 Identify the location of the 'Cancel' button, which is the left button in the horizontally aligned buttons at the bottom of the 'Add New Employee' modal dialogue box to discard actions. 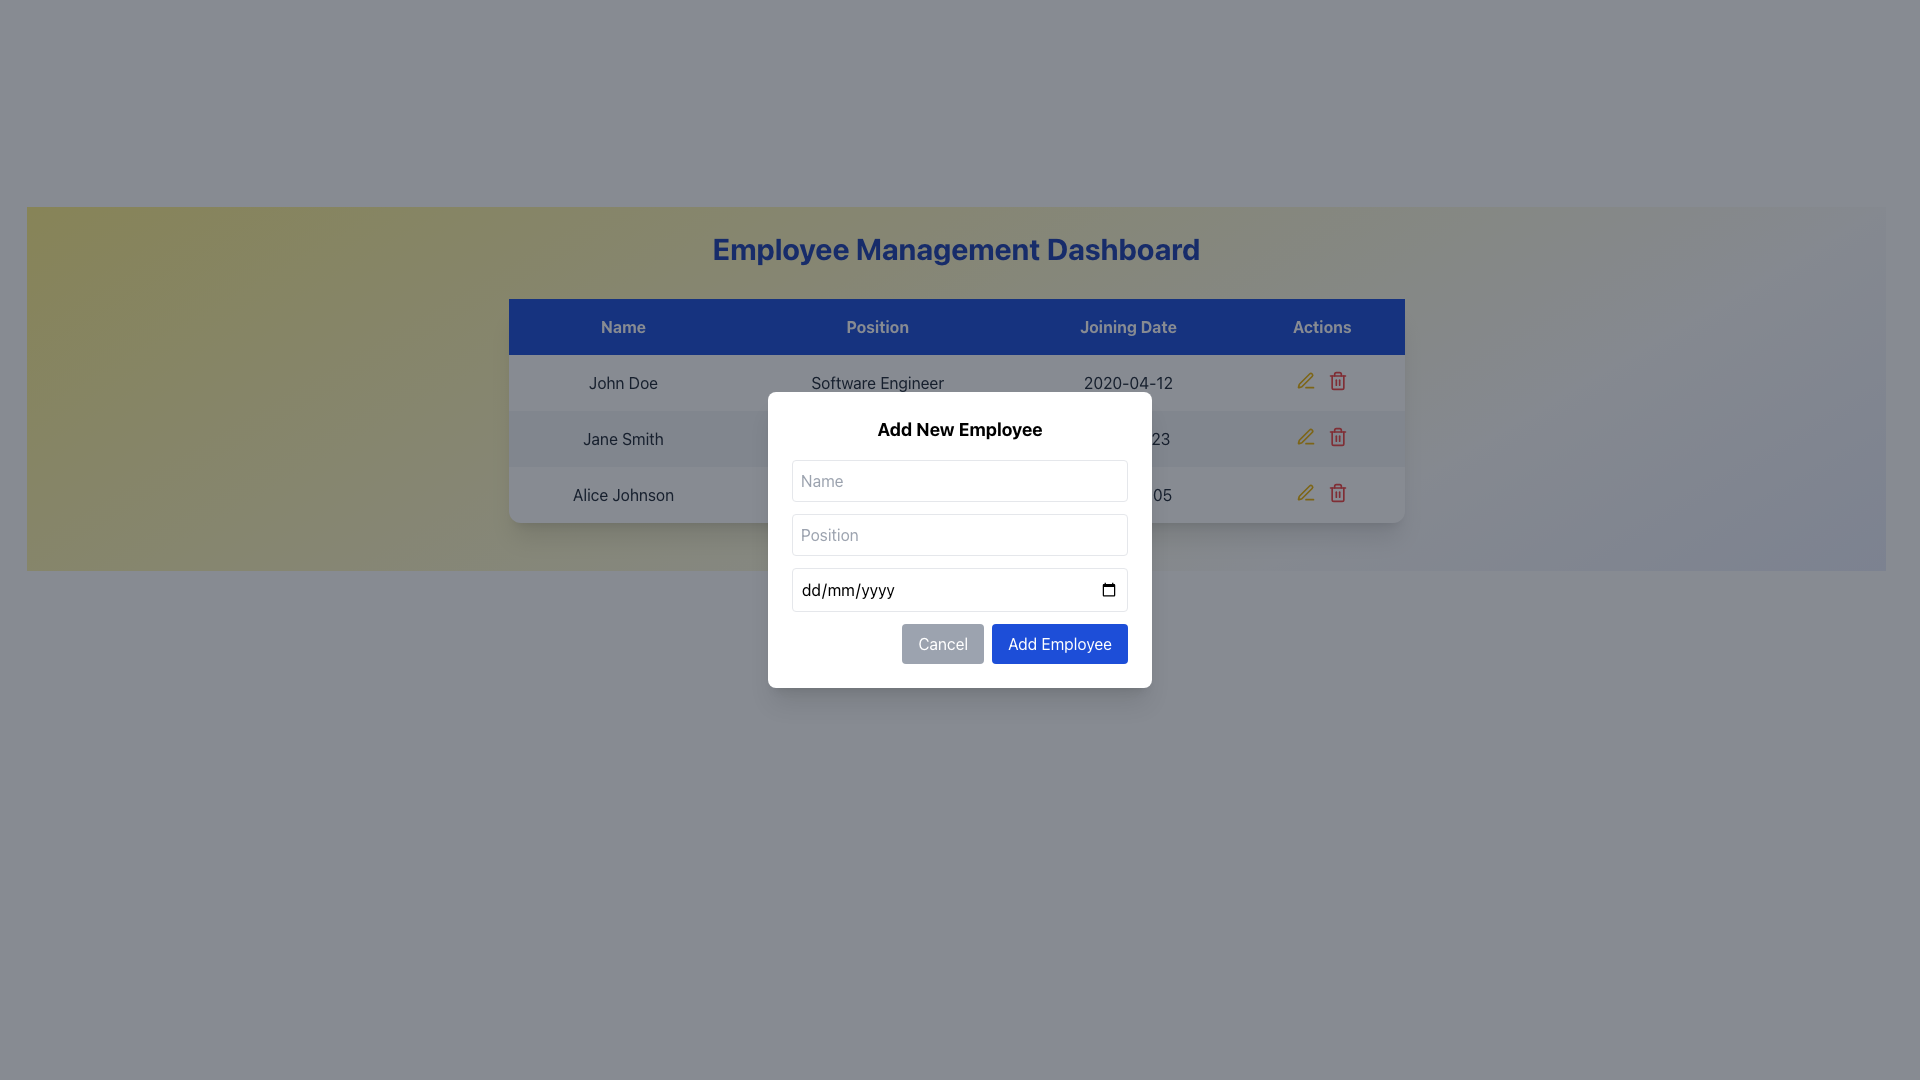
(960, 644).